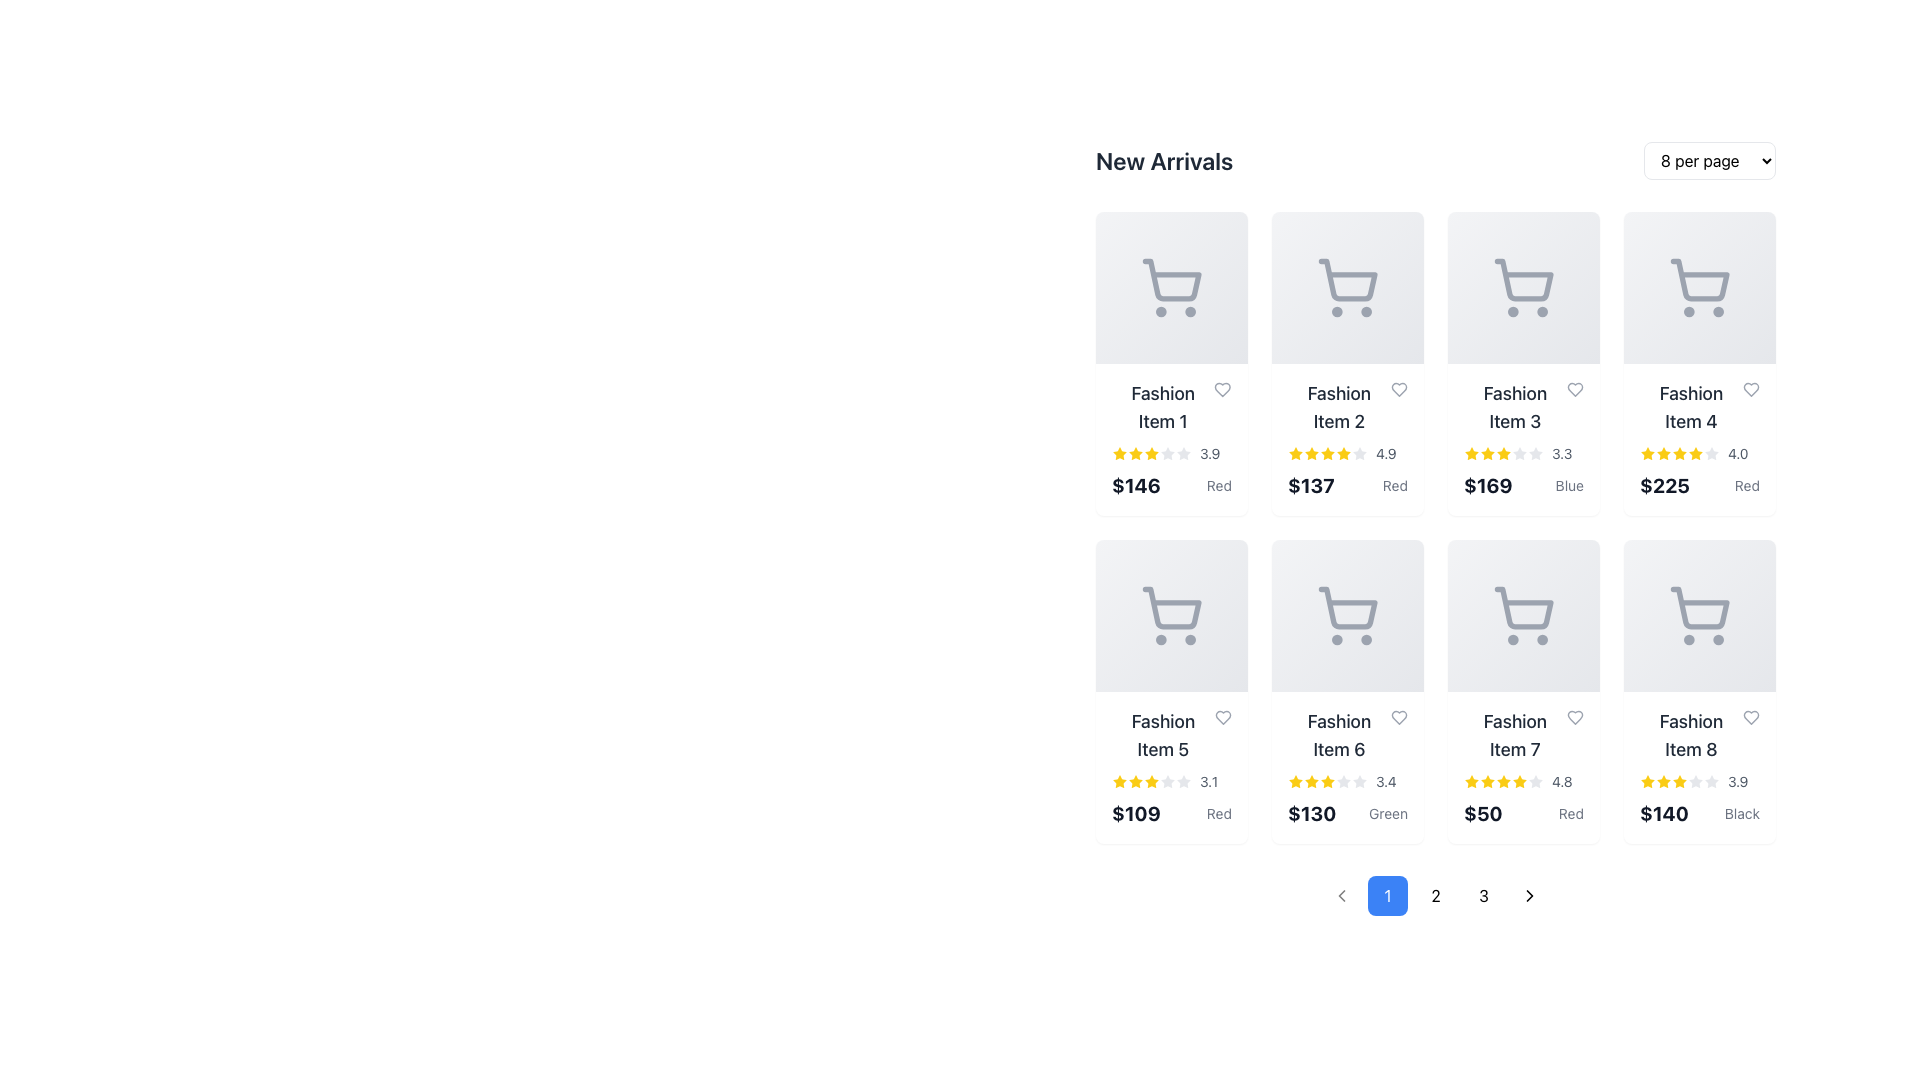 This screenshot has width=1920, height=1080. What do you see at coordinates (1522, 736) in the screenshot?
I see `the static text label displaying 'Fashion Item 7' that is styled in bold, medium font and dark gray color, located at the top of the product card in the second row and third column of the grid layout` at bounding box center [1522, 736].